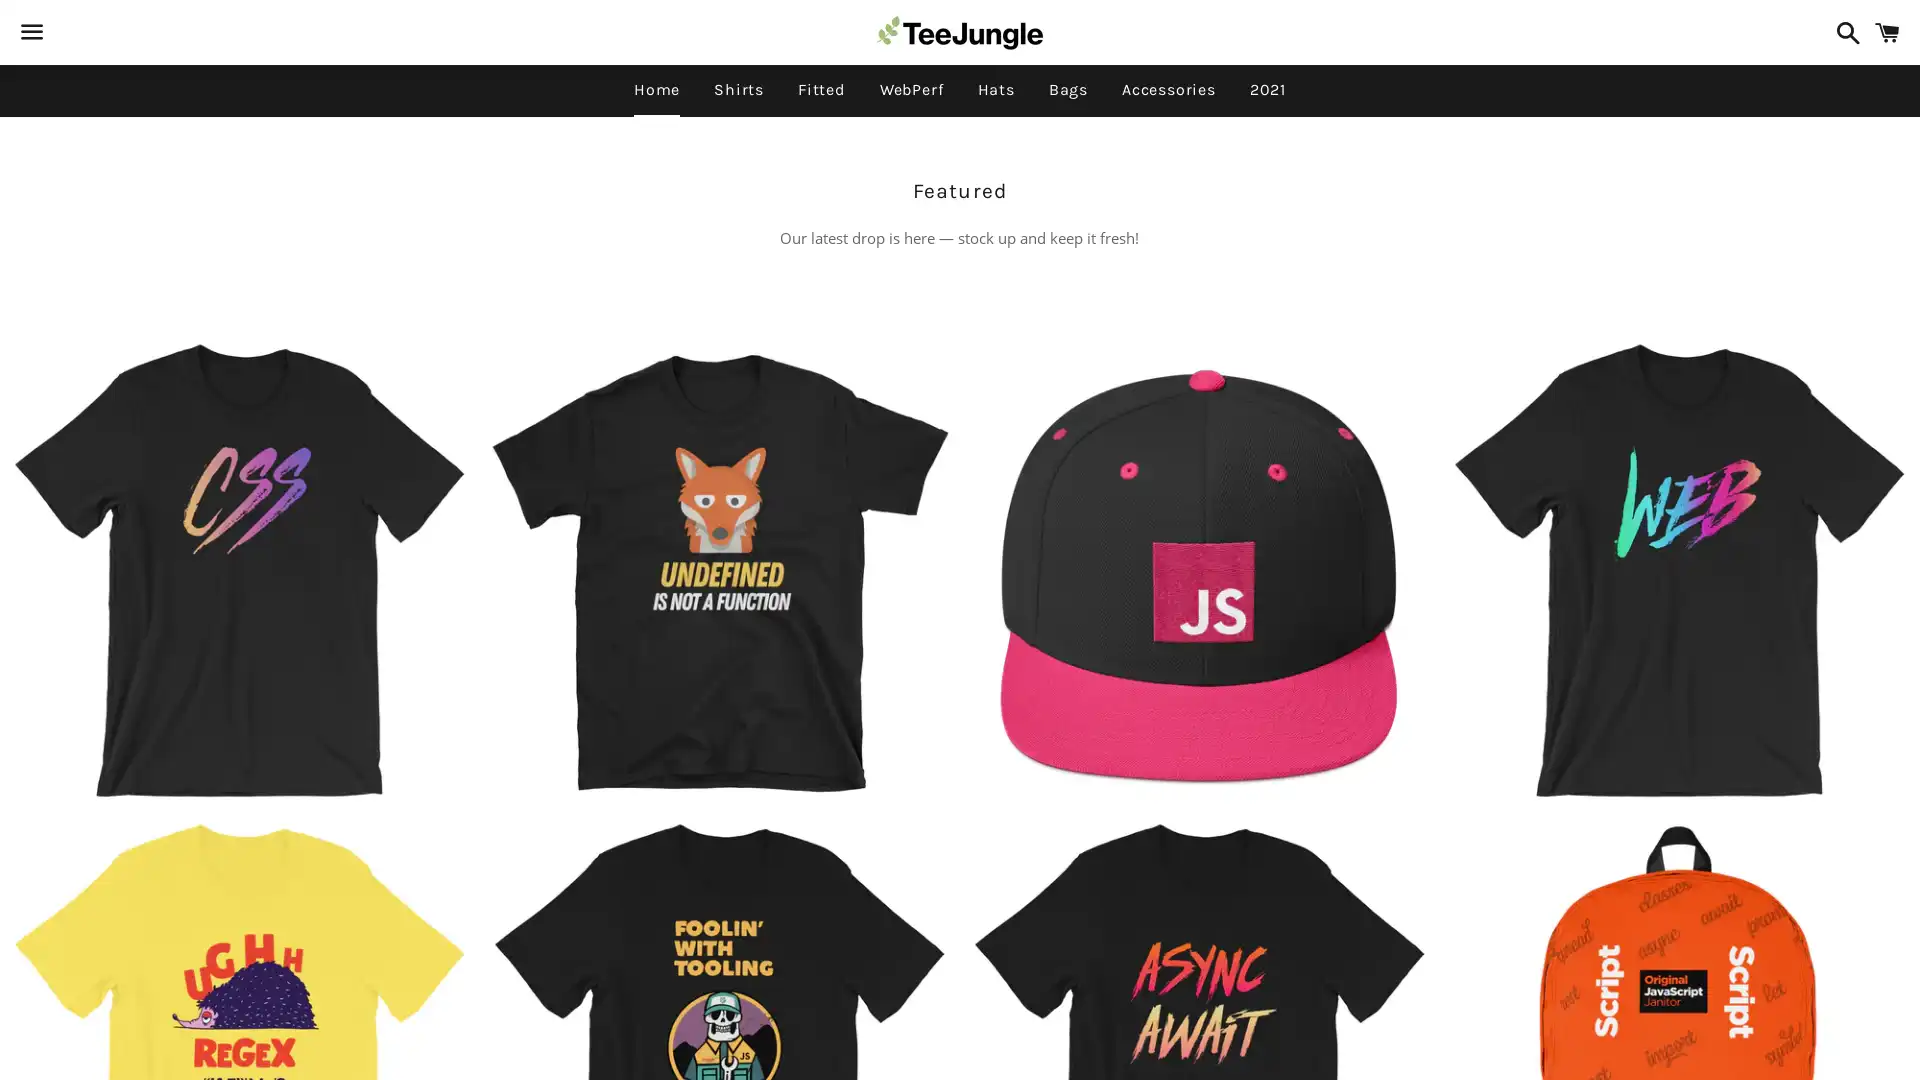  What do you see at coordinates (32, 31) in the screenshot?
I see `Menu` at bounding box center [32, 31].